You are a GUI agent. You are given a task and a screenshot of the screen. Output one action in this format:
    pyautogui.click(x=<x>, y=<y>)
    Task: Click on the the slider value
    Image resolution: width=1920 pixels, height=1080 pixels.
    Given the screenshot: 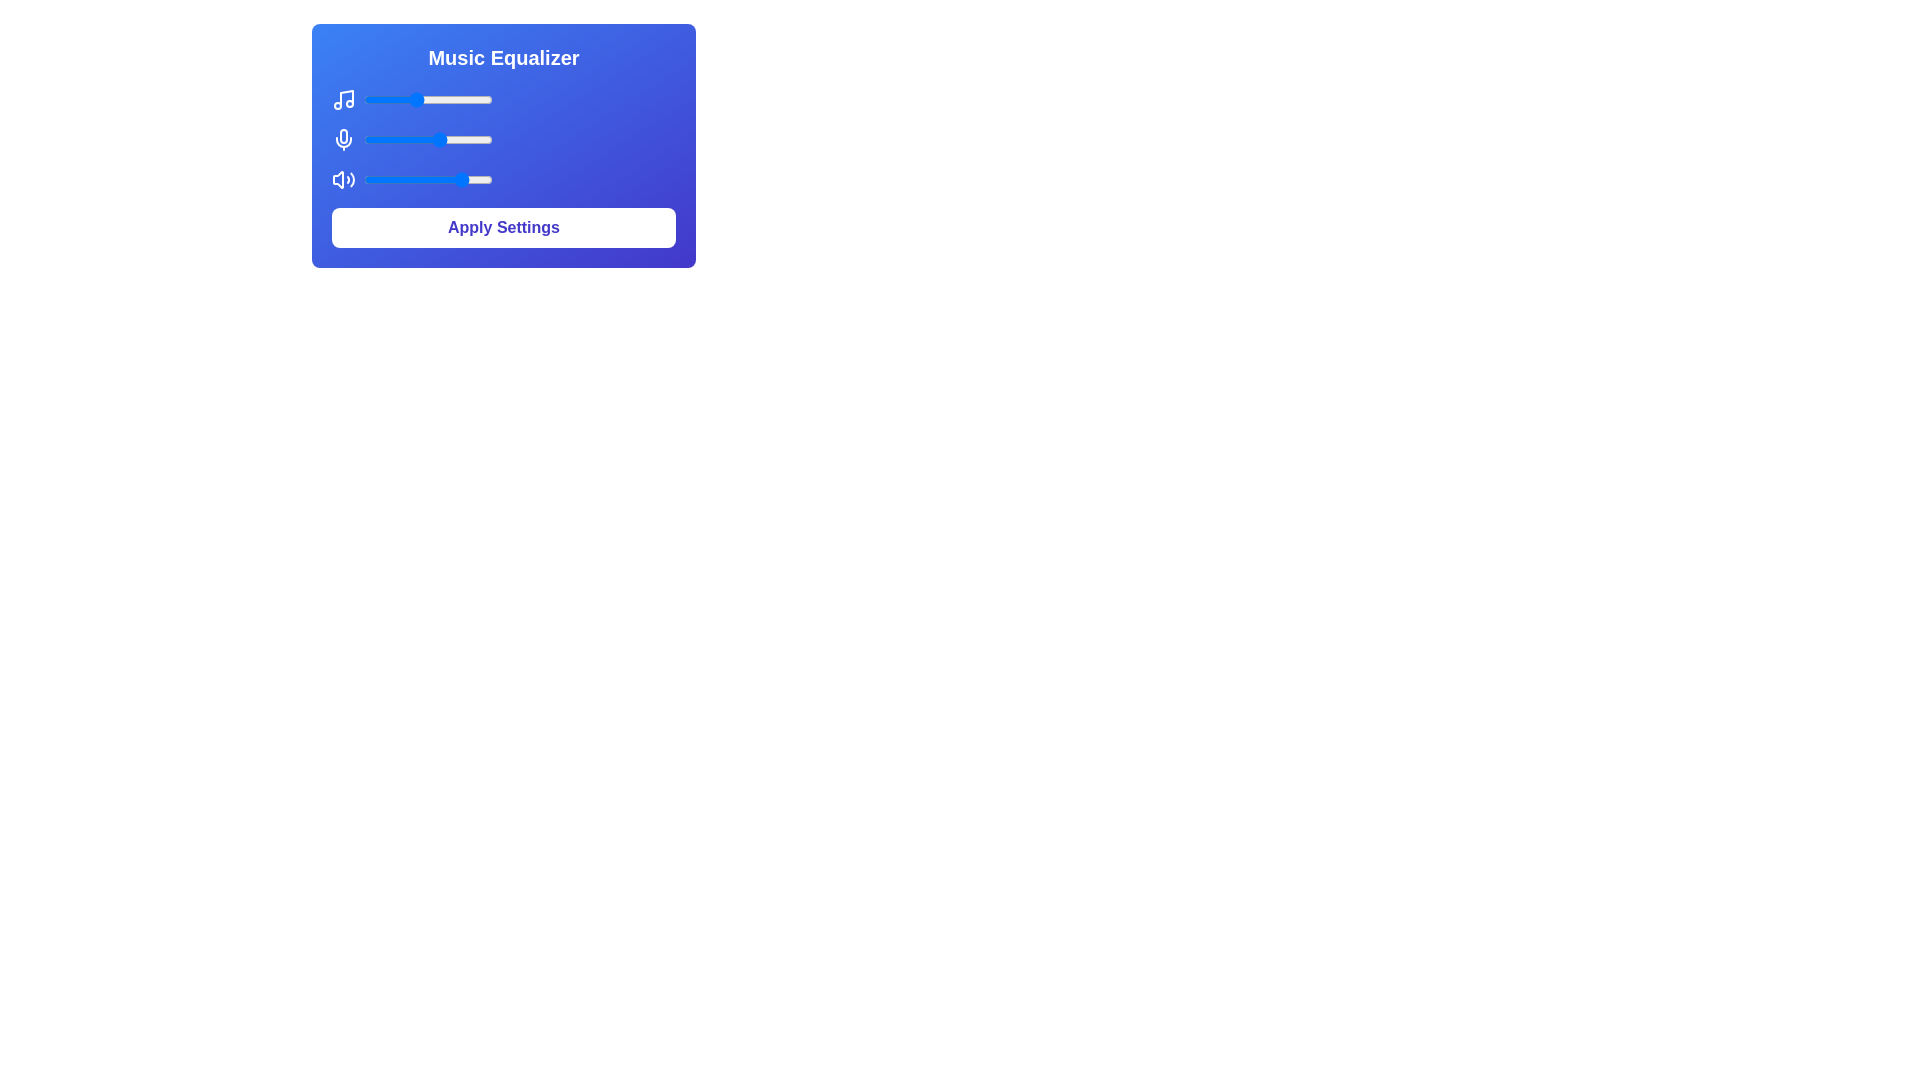 What is the action you would take?
    pyautogui.click(x=364, y=180)
    